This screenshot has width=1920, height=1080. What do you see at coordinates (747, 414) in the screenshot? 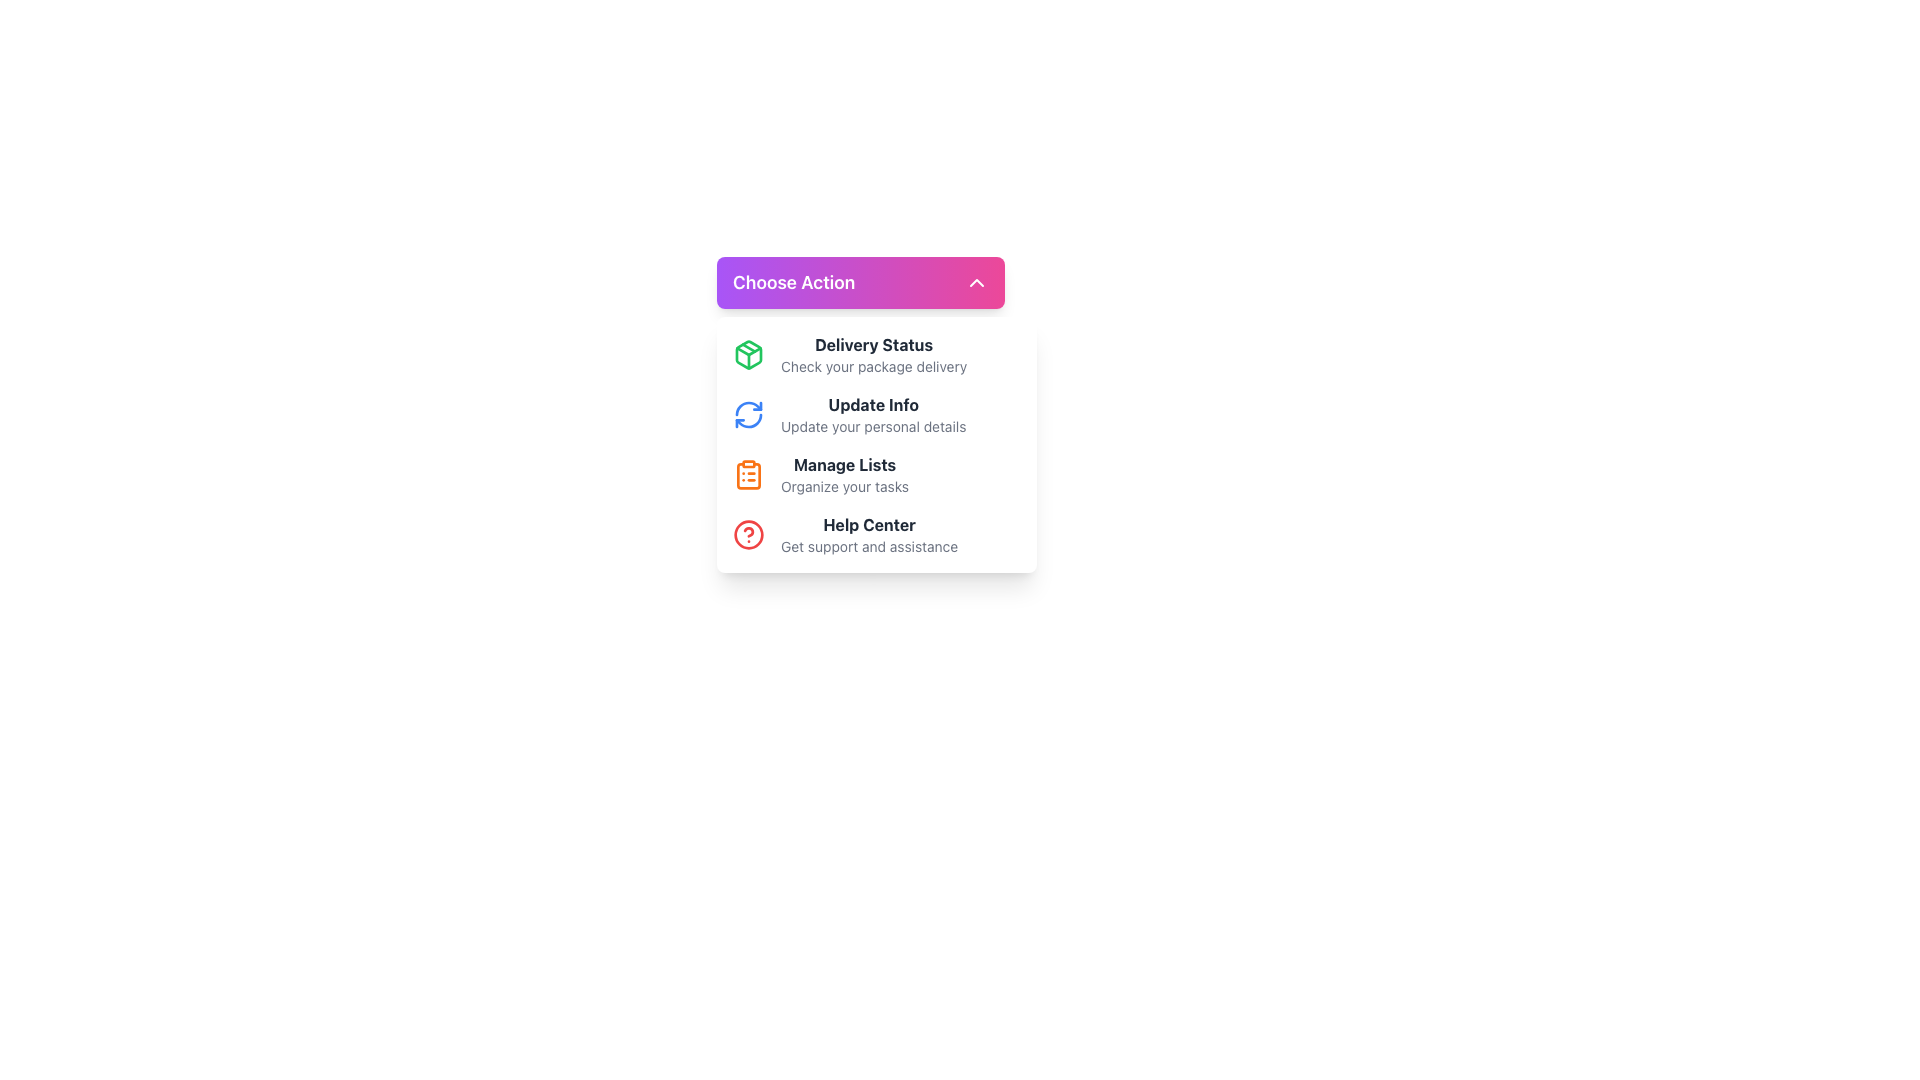
I see `the 'Update Info' graphical icon located in the second row of the dropdown menu to initiate interaction` at bounding box center [747, 414].